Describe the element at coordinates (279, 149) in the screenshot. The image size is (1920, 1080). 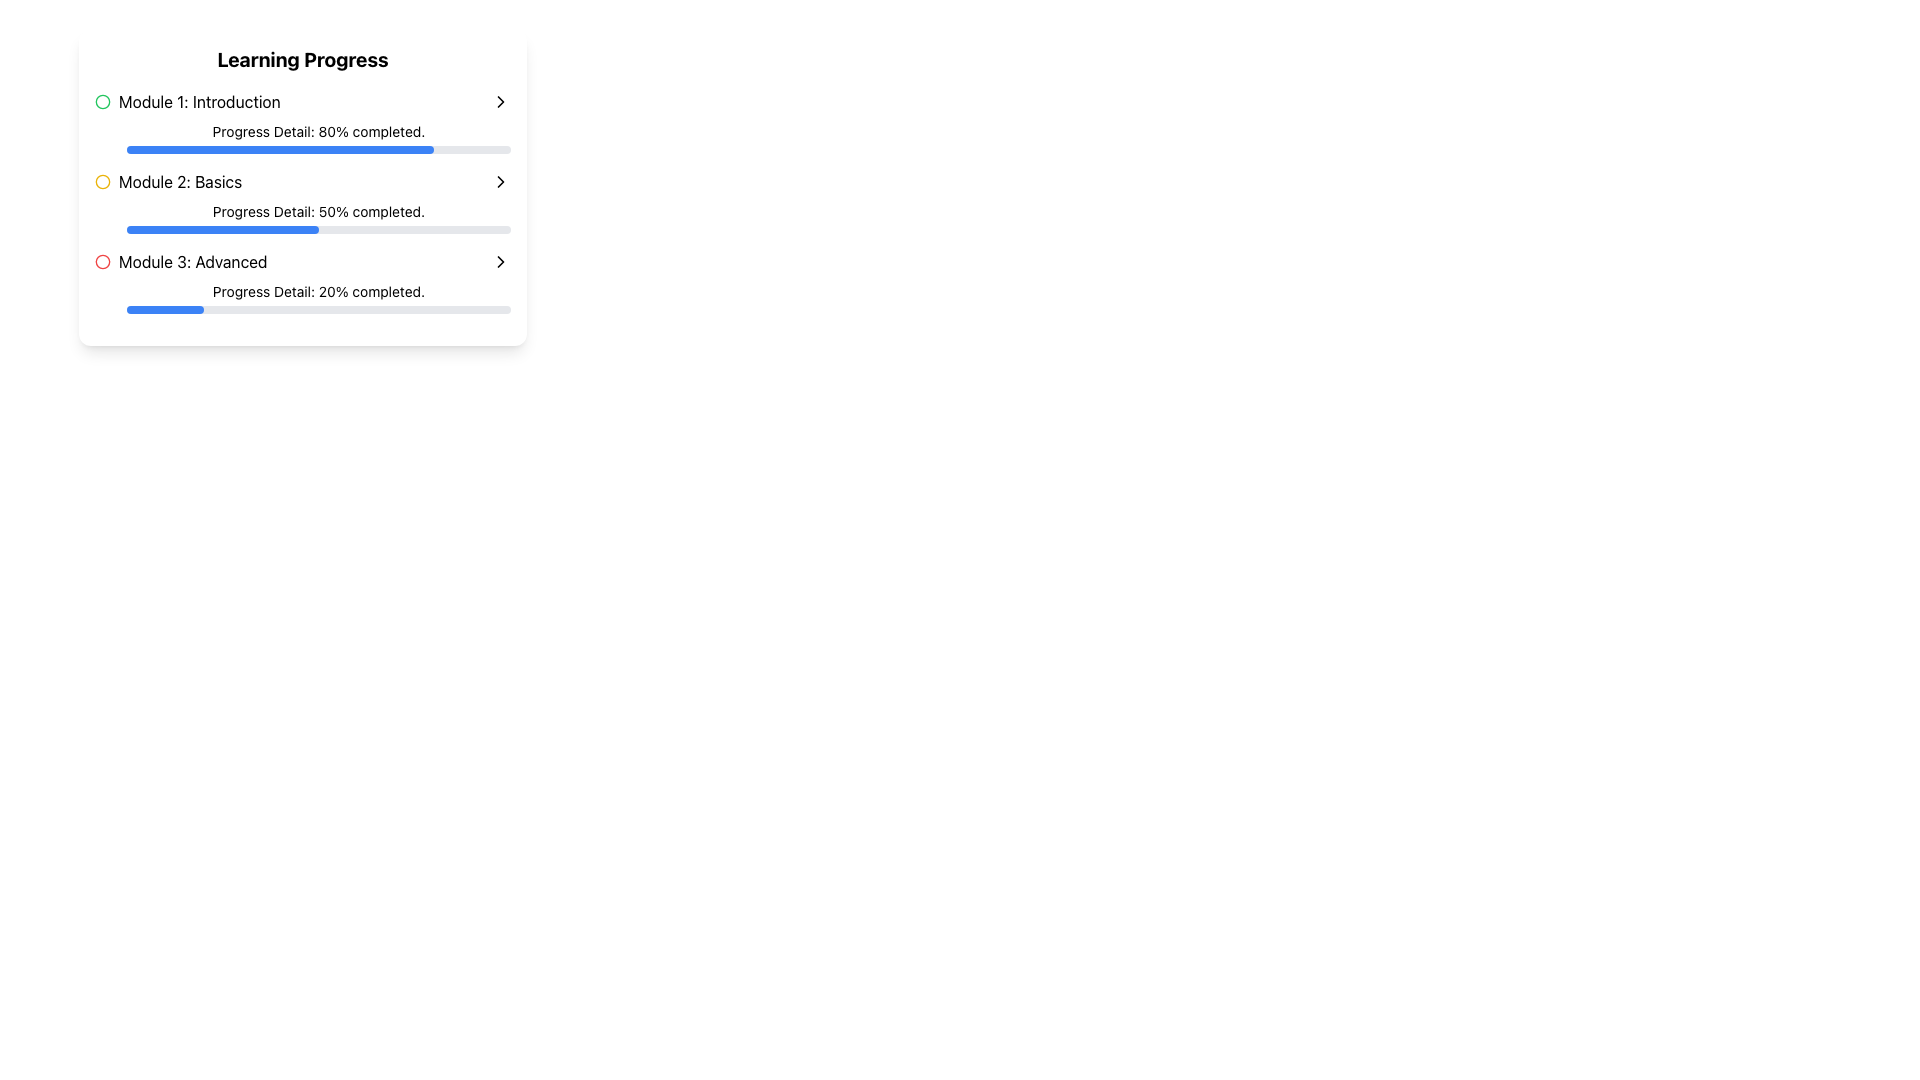
I see `the 80% progress bar located in the 'Module 1: Introduction' section under the 'Learning Progress' heading` at that location.